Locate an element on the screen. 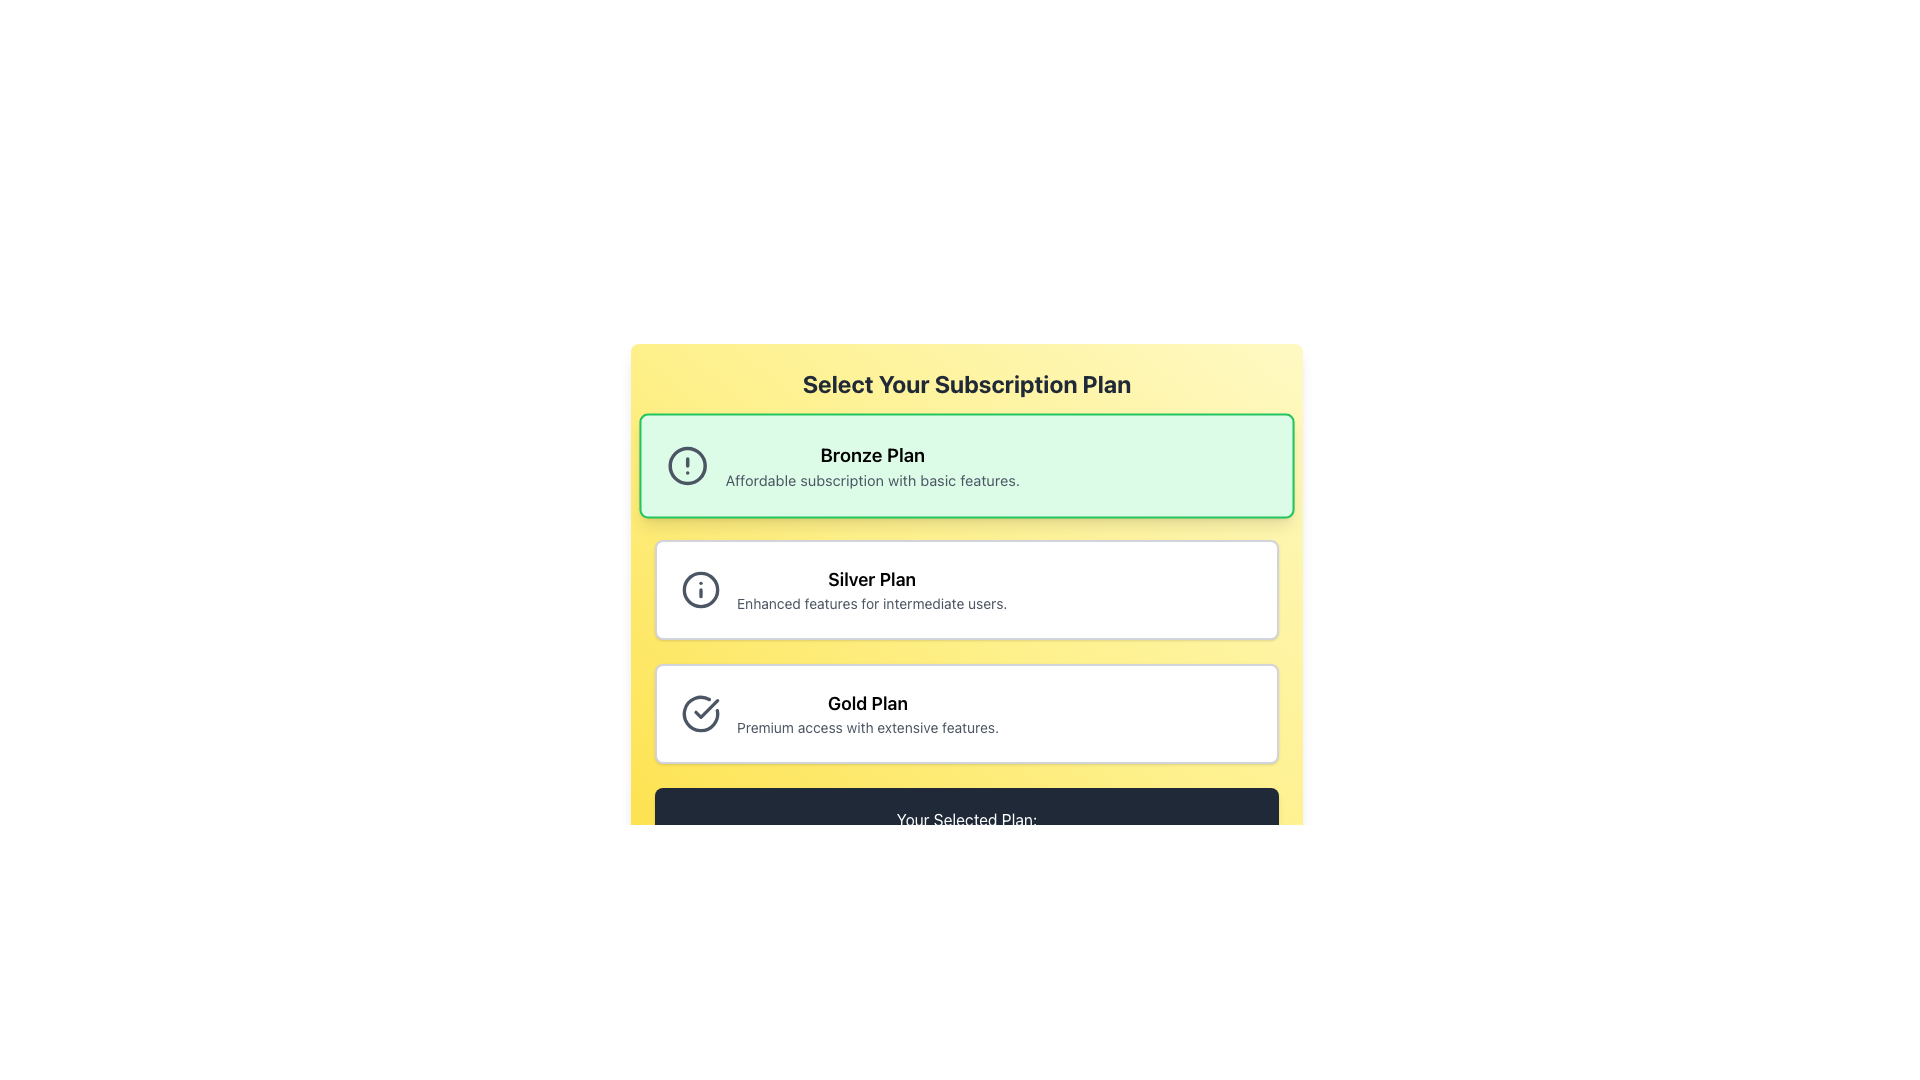  the circular alert icon with an exclamation mark located in the 'Bronze Plan' option card, aligned to the left of the subscription details is located at coordinates (687, 466).